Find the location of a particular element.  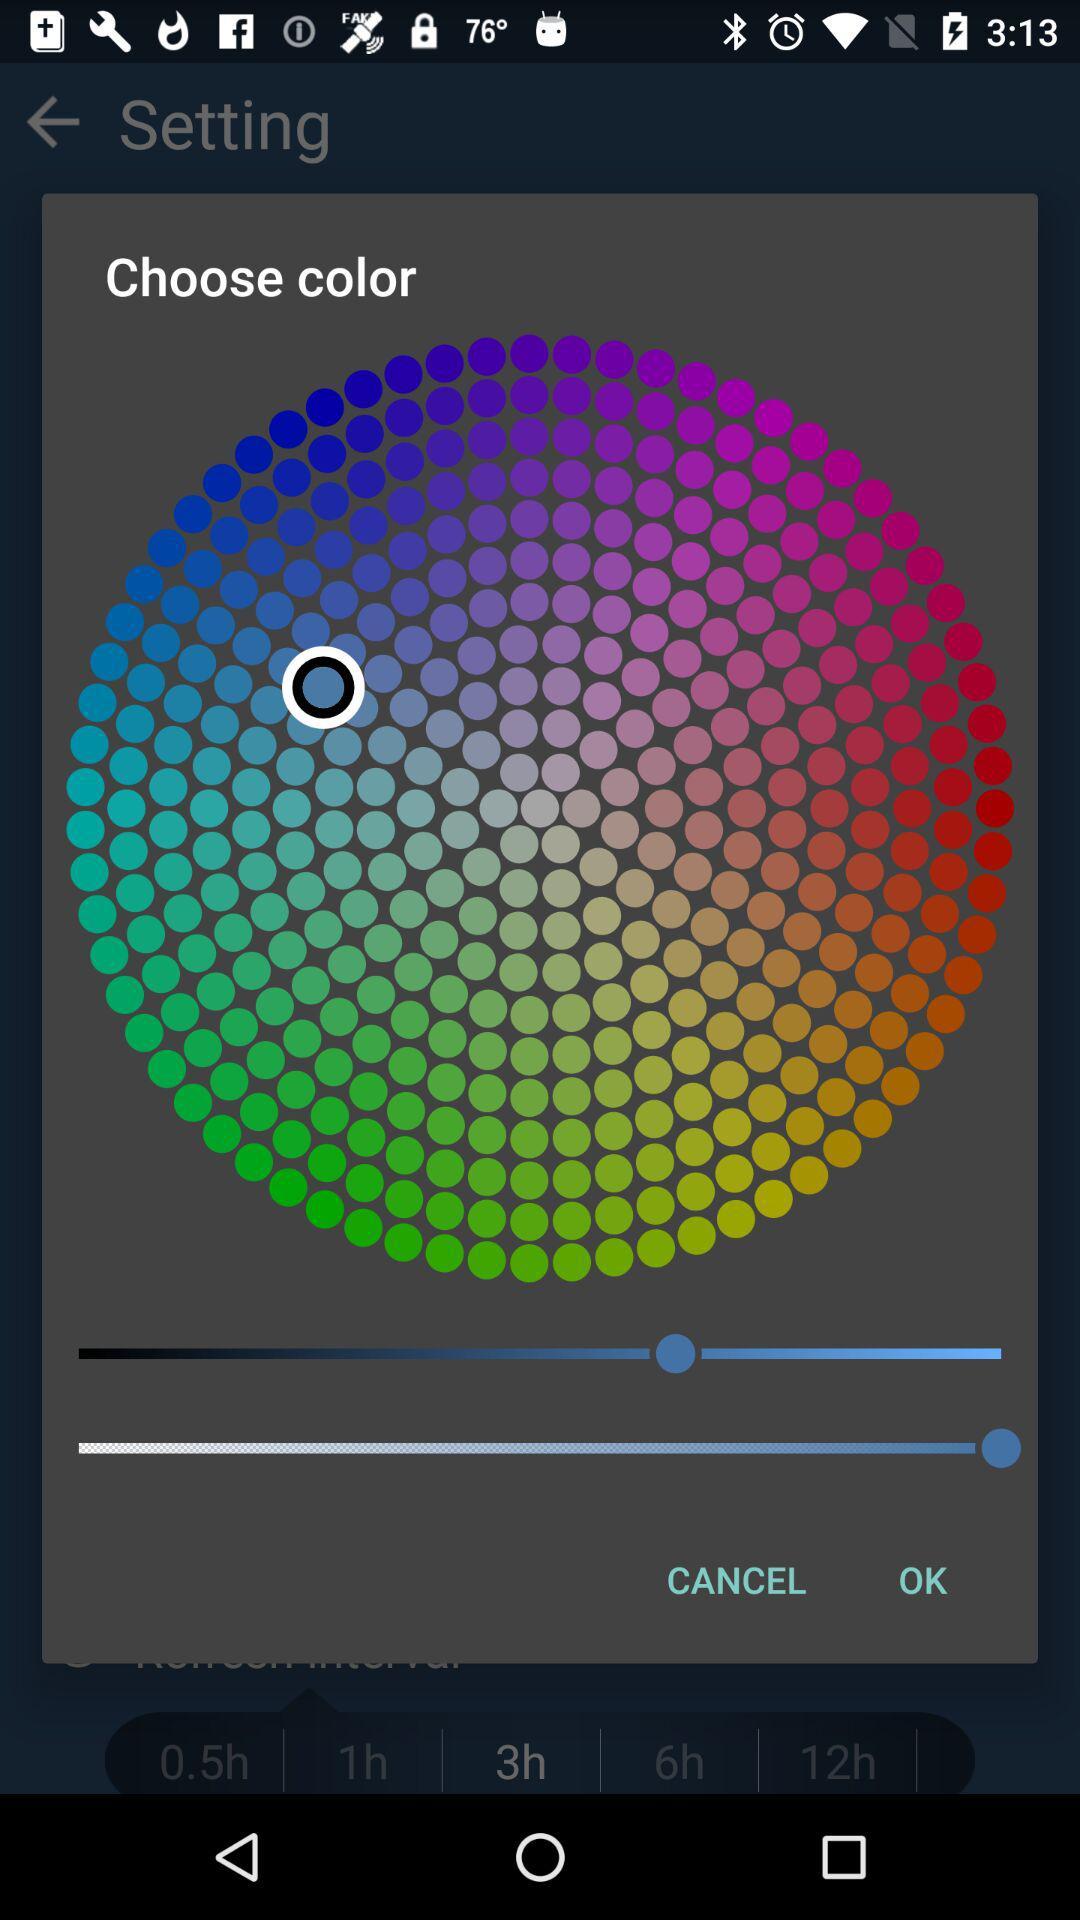

the icon to the left of ok icon is located at coordinates (736, 1578).